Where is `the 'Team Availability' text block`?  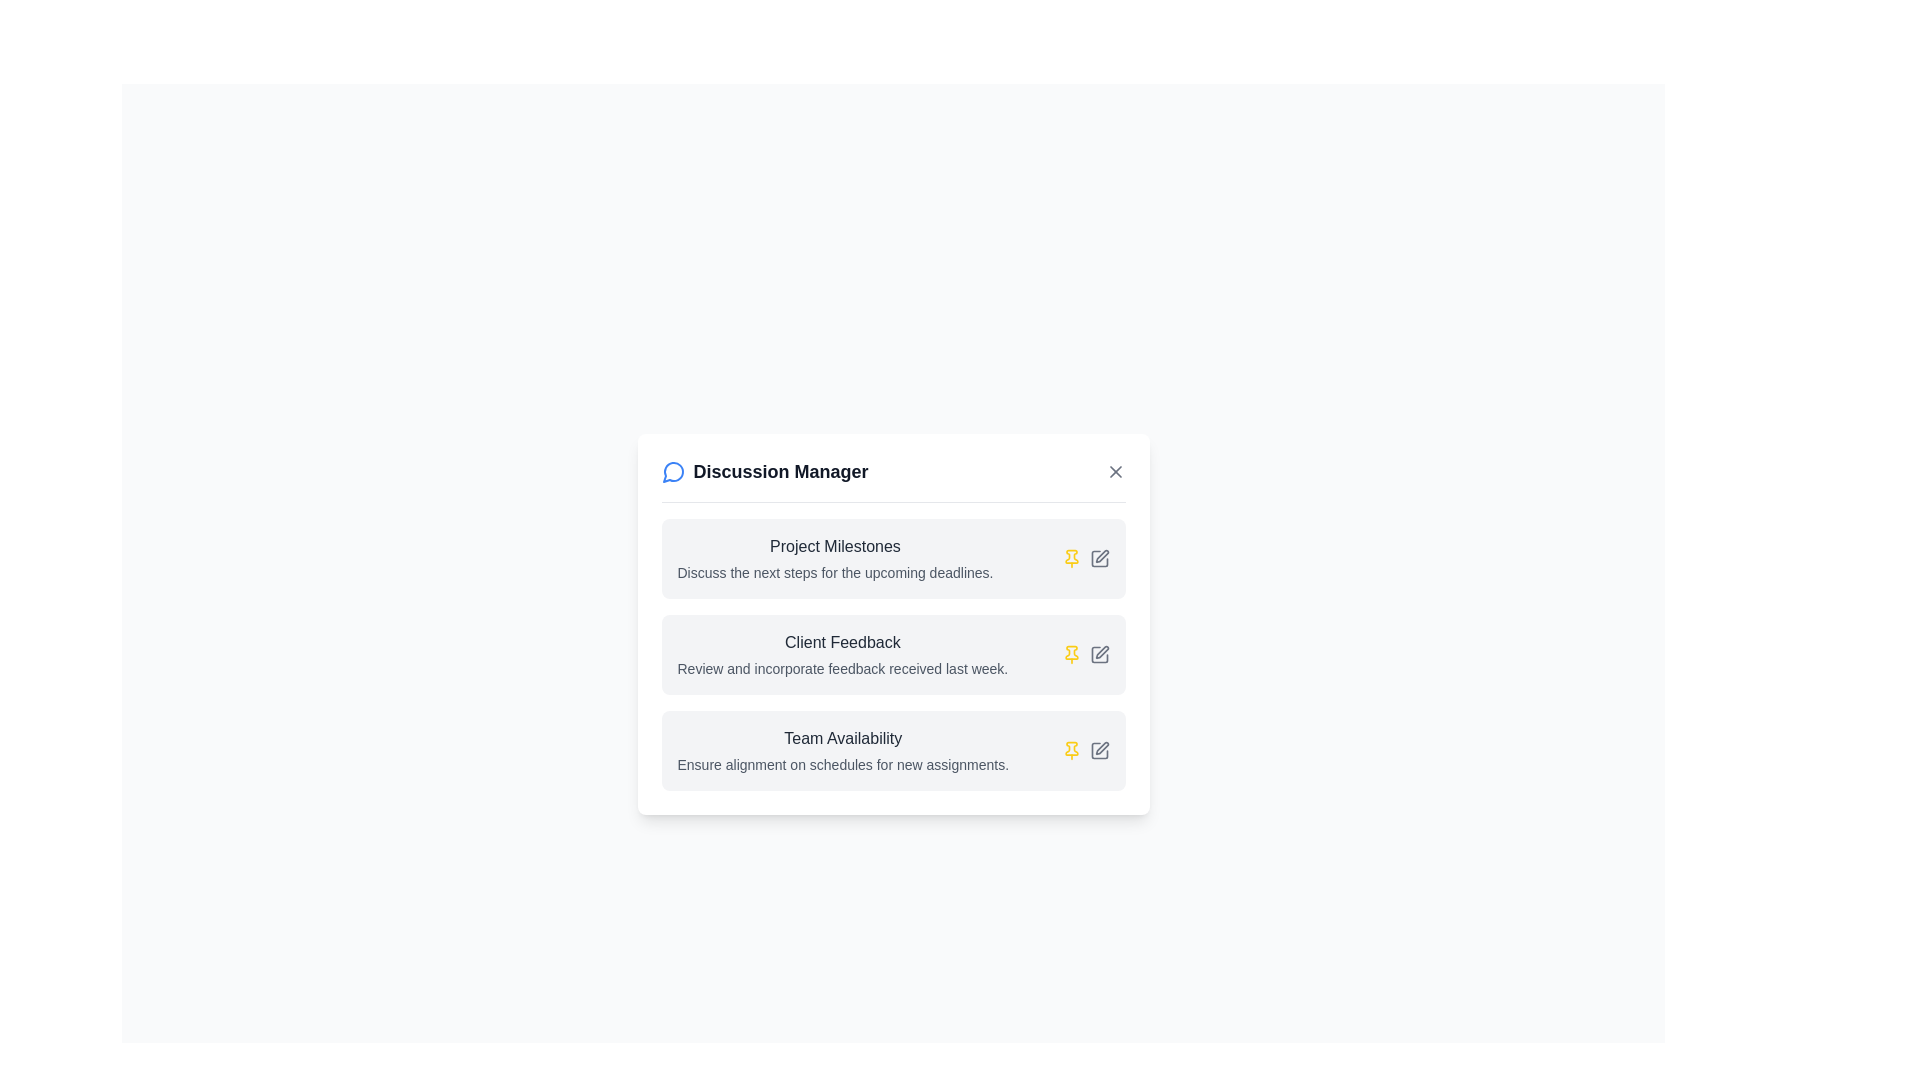 the 'Team Availability' text block is located at coordinates (892, 750).